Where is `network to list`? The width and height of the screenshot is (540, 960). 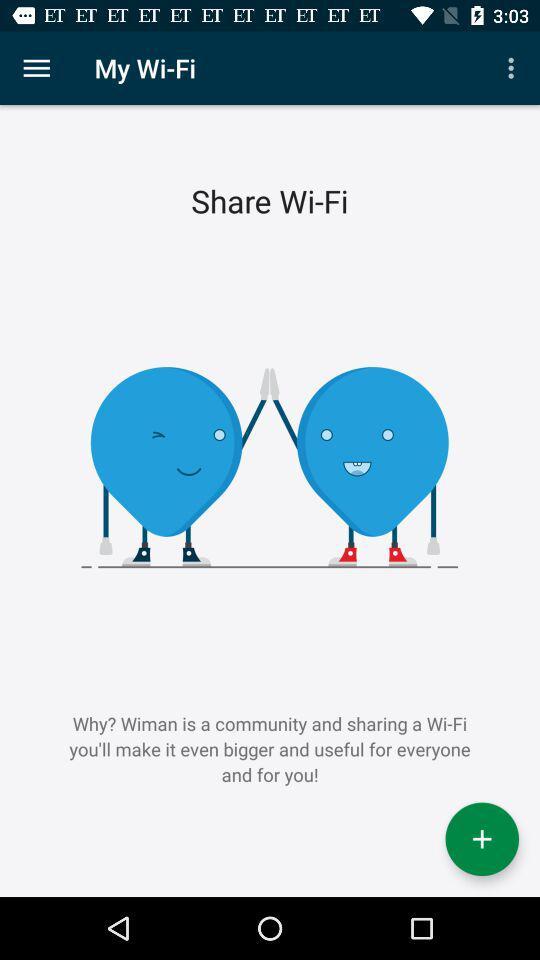 network to list is located at coordinates (481, 839).